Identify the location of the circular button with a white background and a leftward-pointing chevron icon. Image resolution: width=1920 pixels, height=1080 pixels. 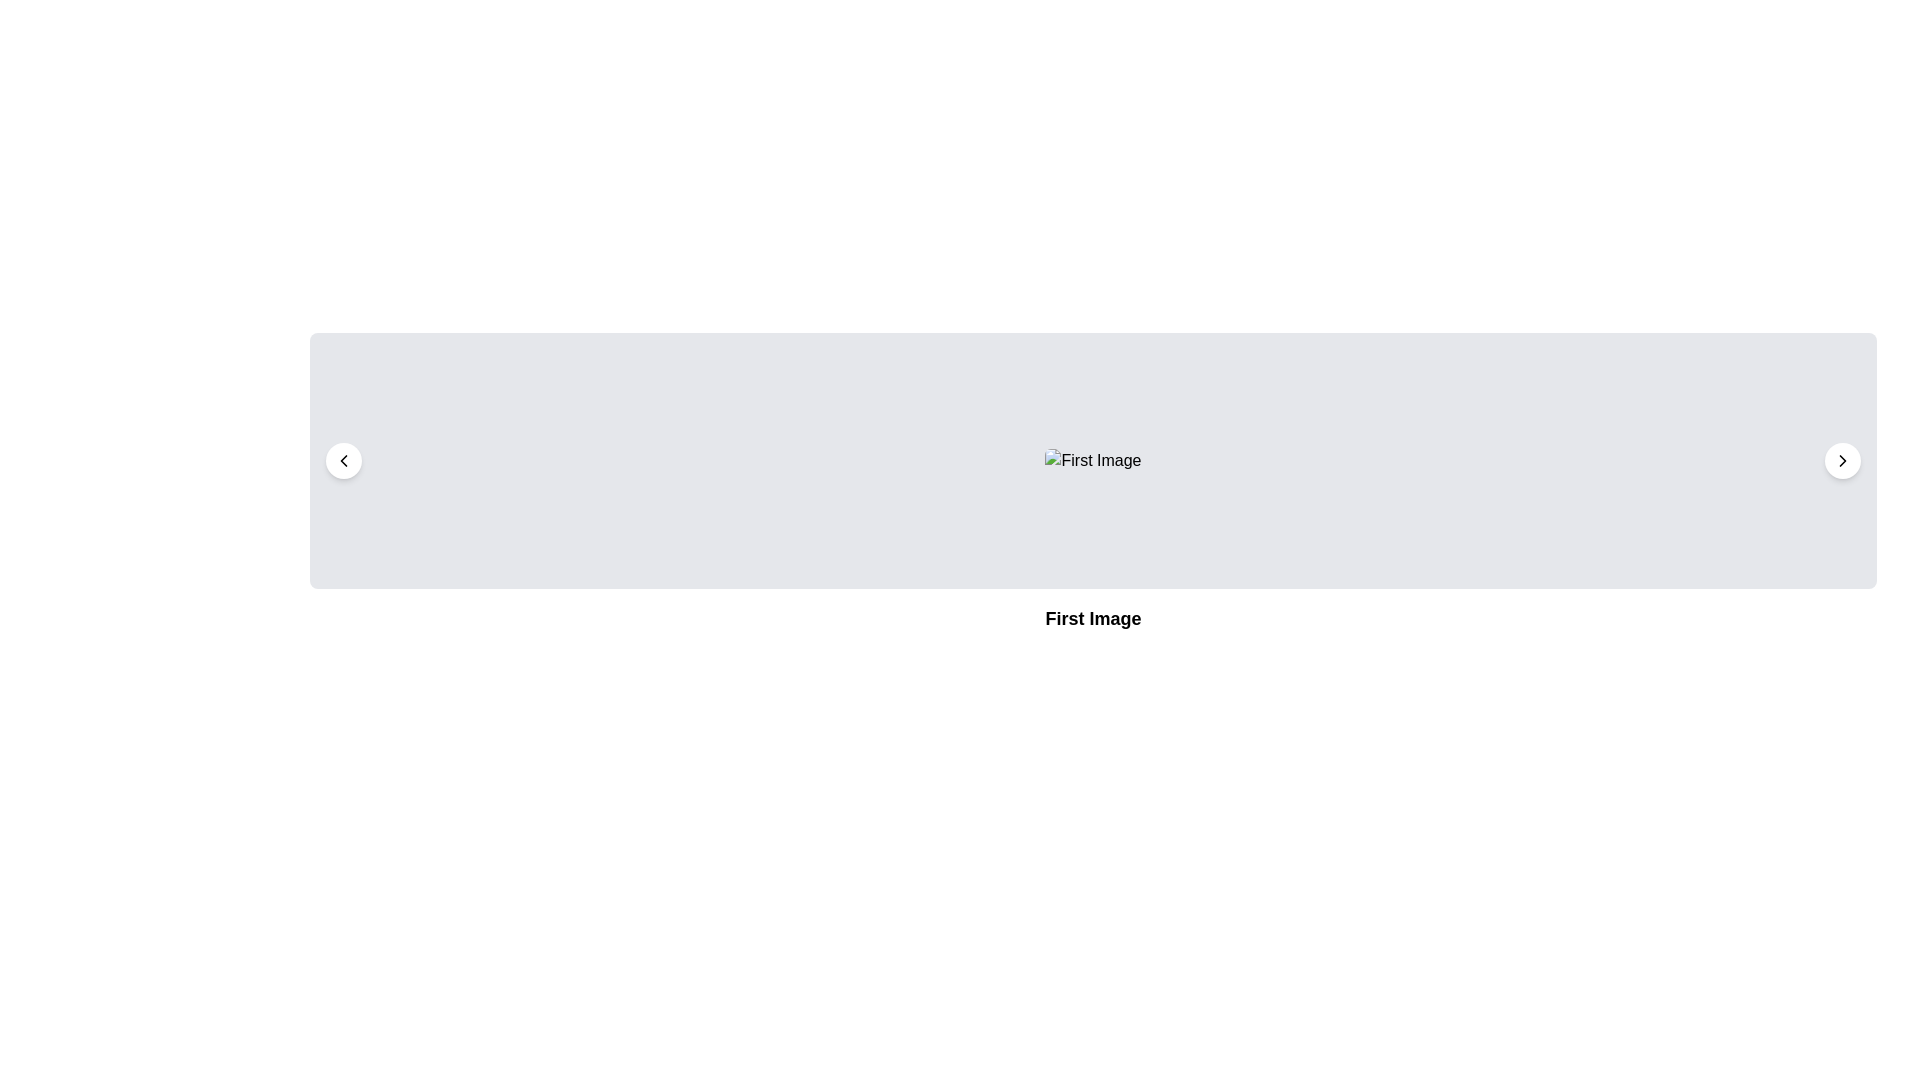
(344, 461).